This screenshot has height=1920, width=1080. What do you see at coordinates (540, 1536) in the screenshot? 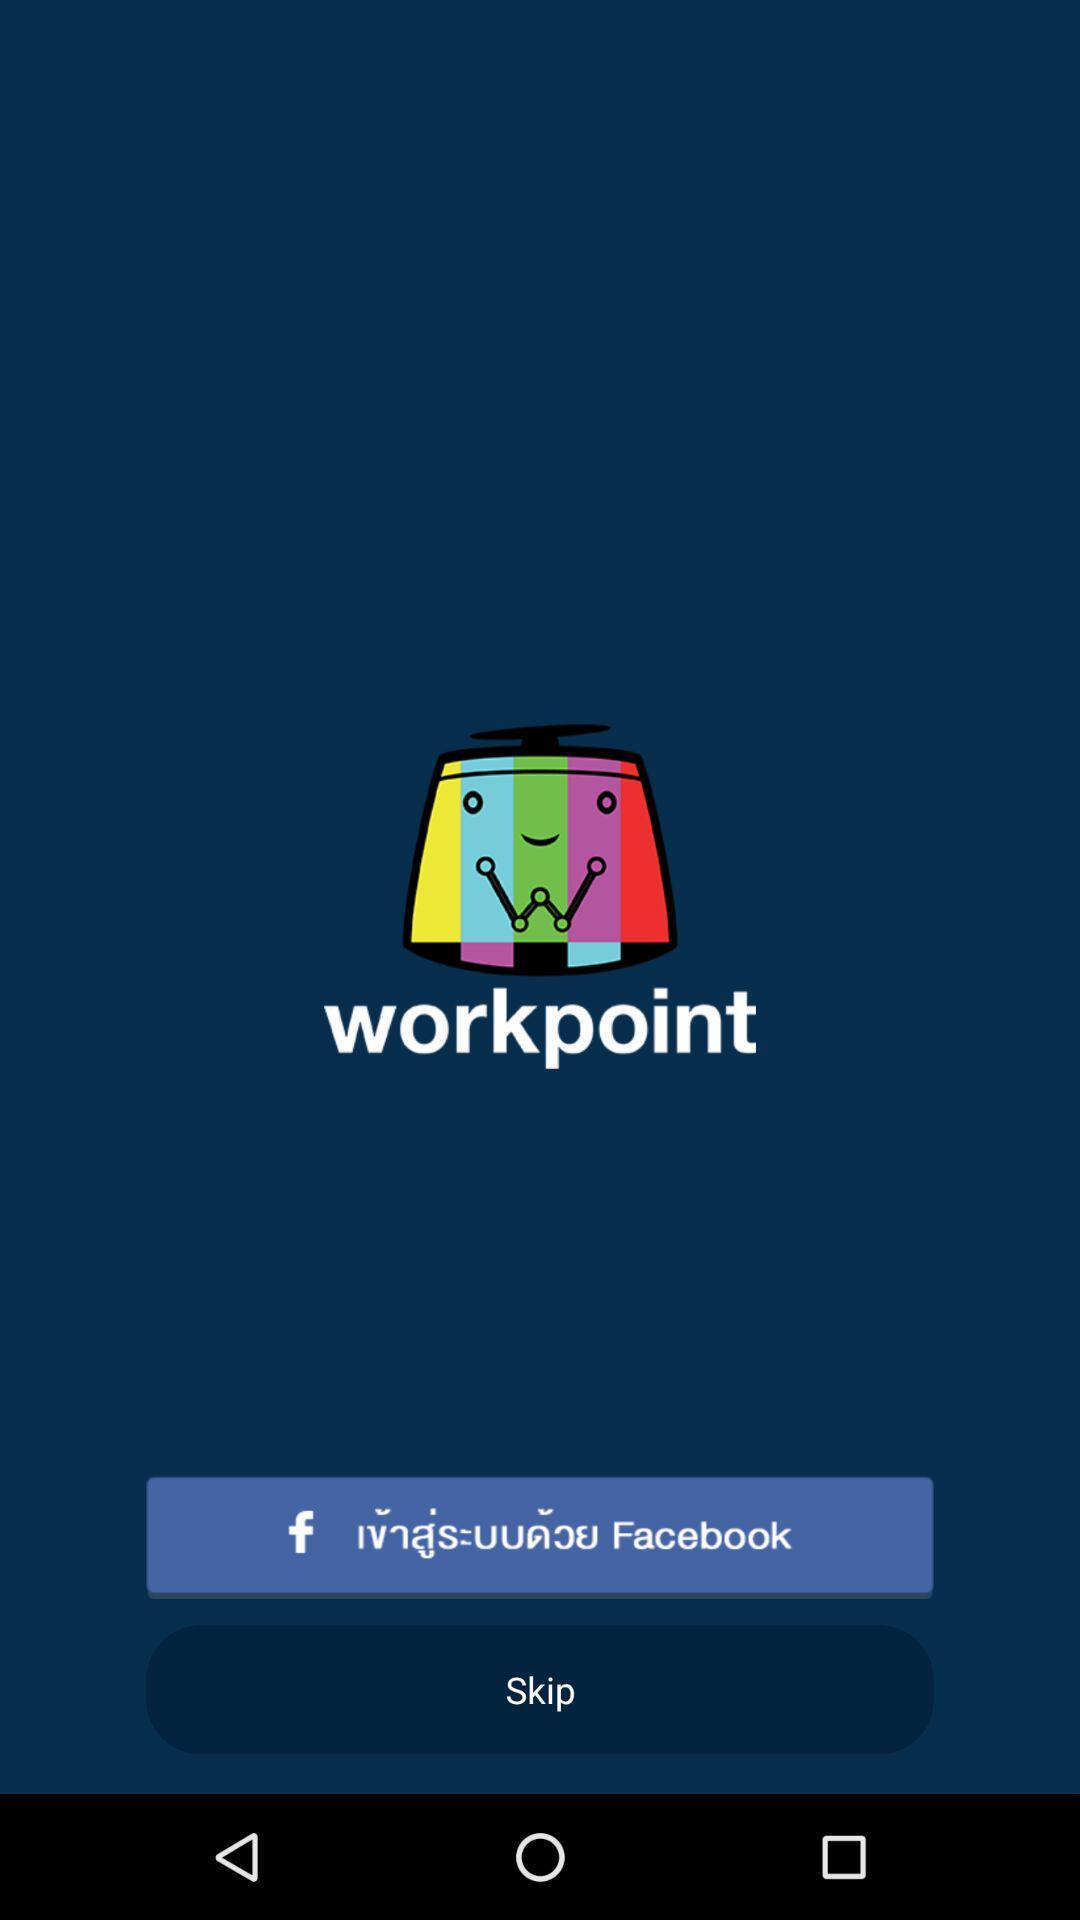
I see `item above skip` at bounding box center [540, 1536].